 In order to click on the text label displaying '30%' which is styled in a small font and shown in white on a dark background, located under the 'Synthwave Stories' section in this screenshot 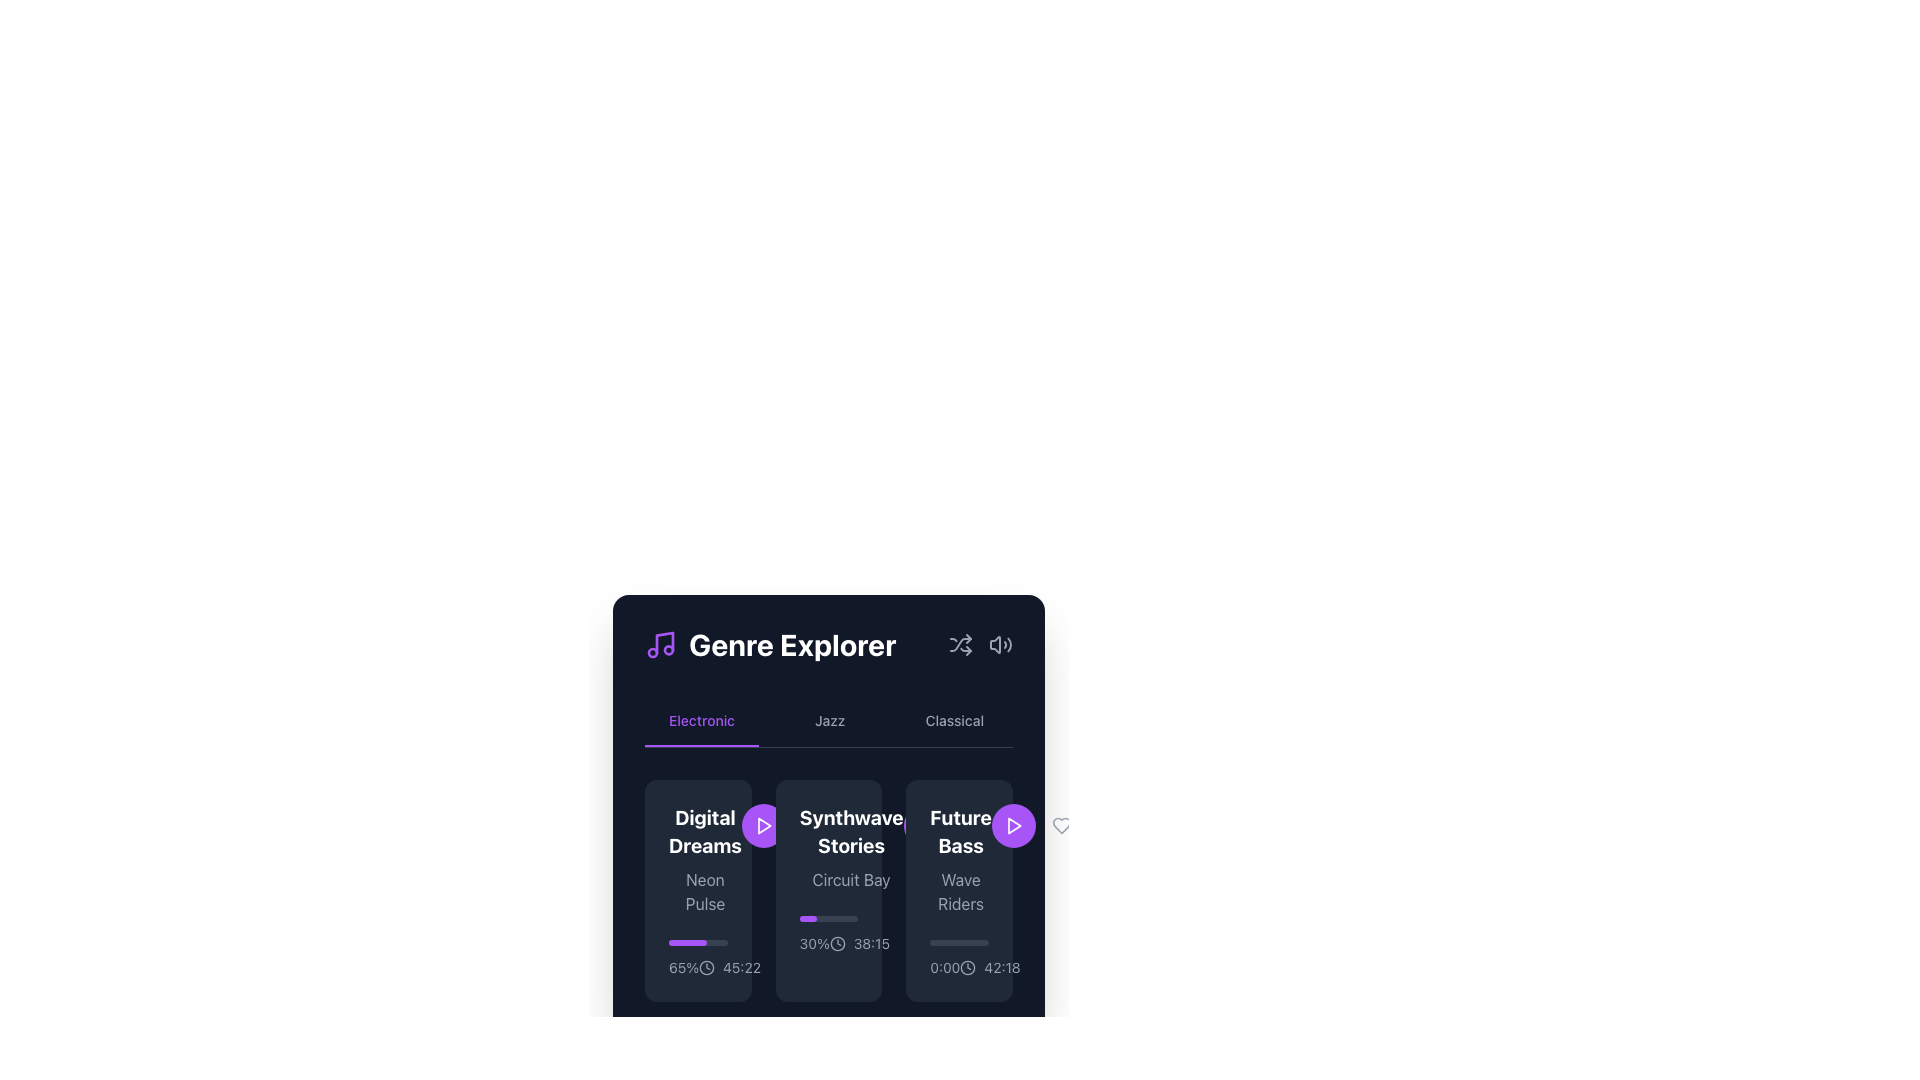, I will do `click(814, 944)`.